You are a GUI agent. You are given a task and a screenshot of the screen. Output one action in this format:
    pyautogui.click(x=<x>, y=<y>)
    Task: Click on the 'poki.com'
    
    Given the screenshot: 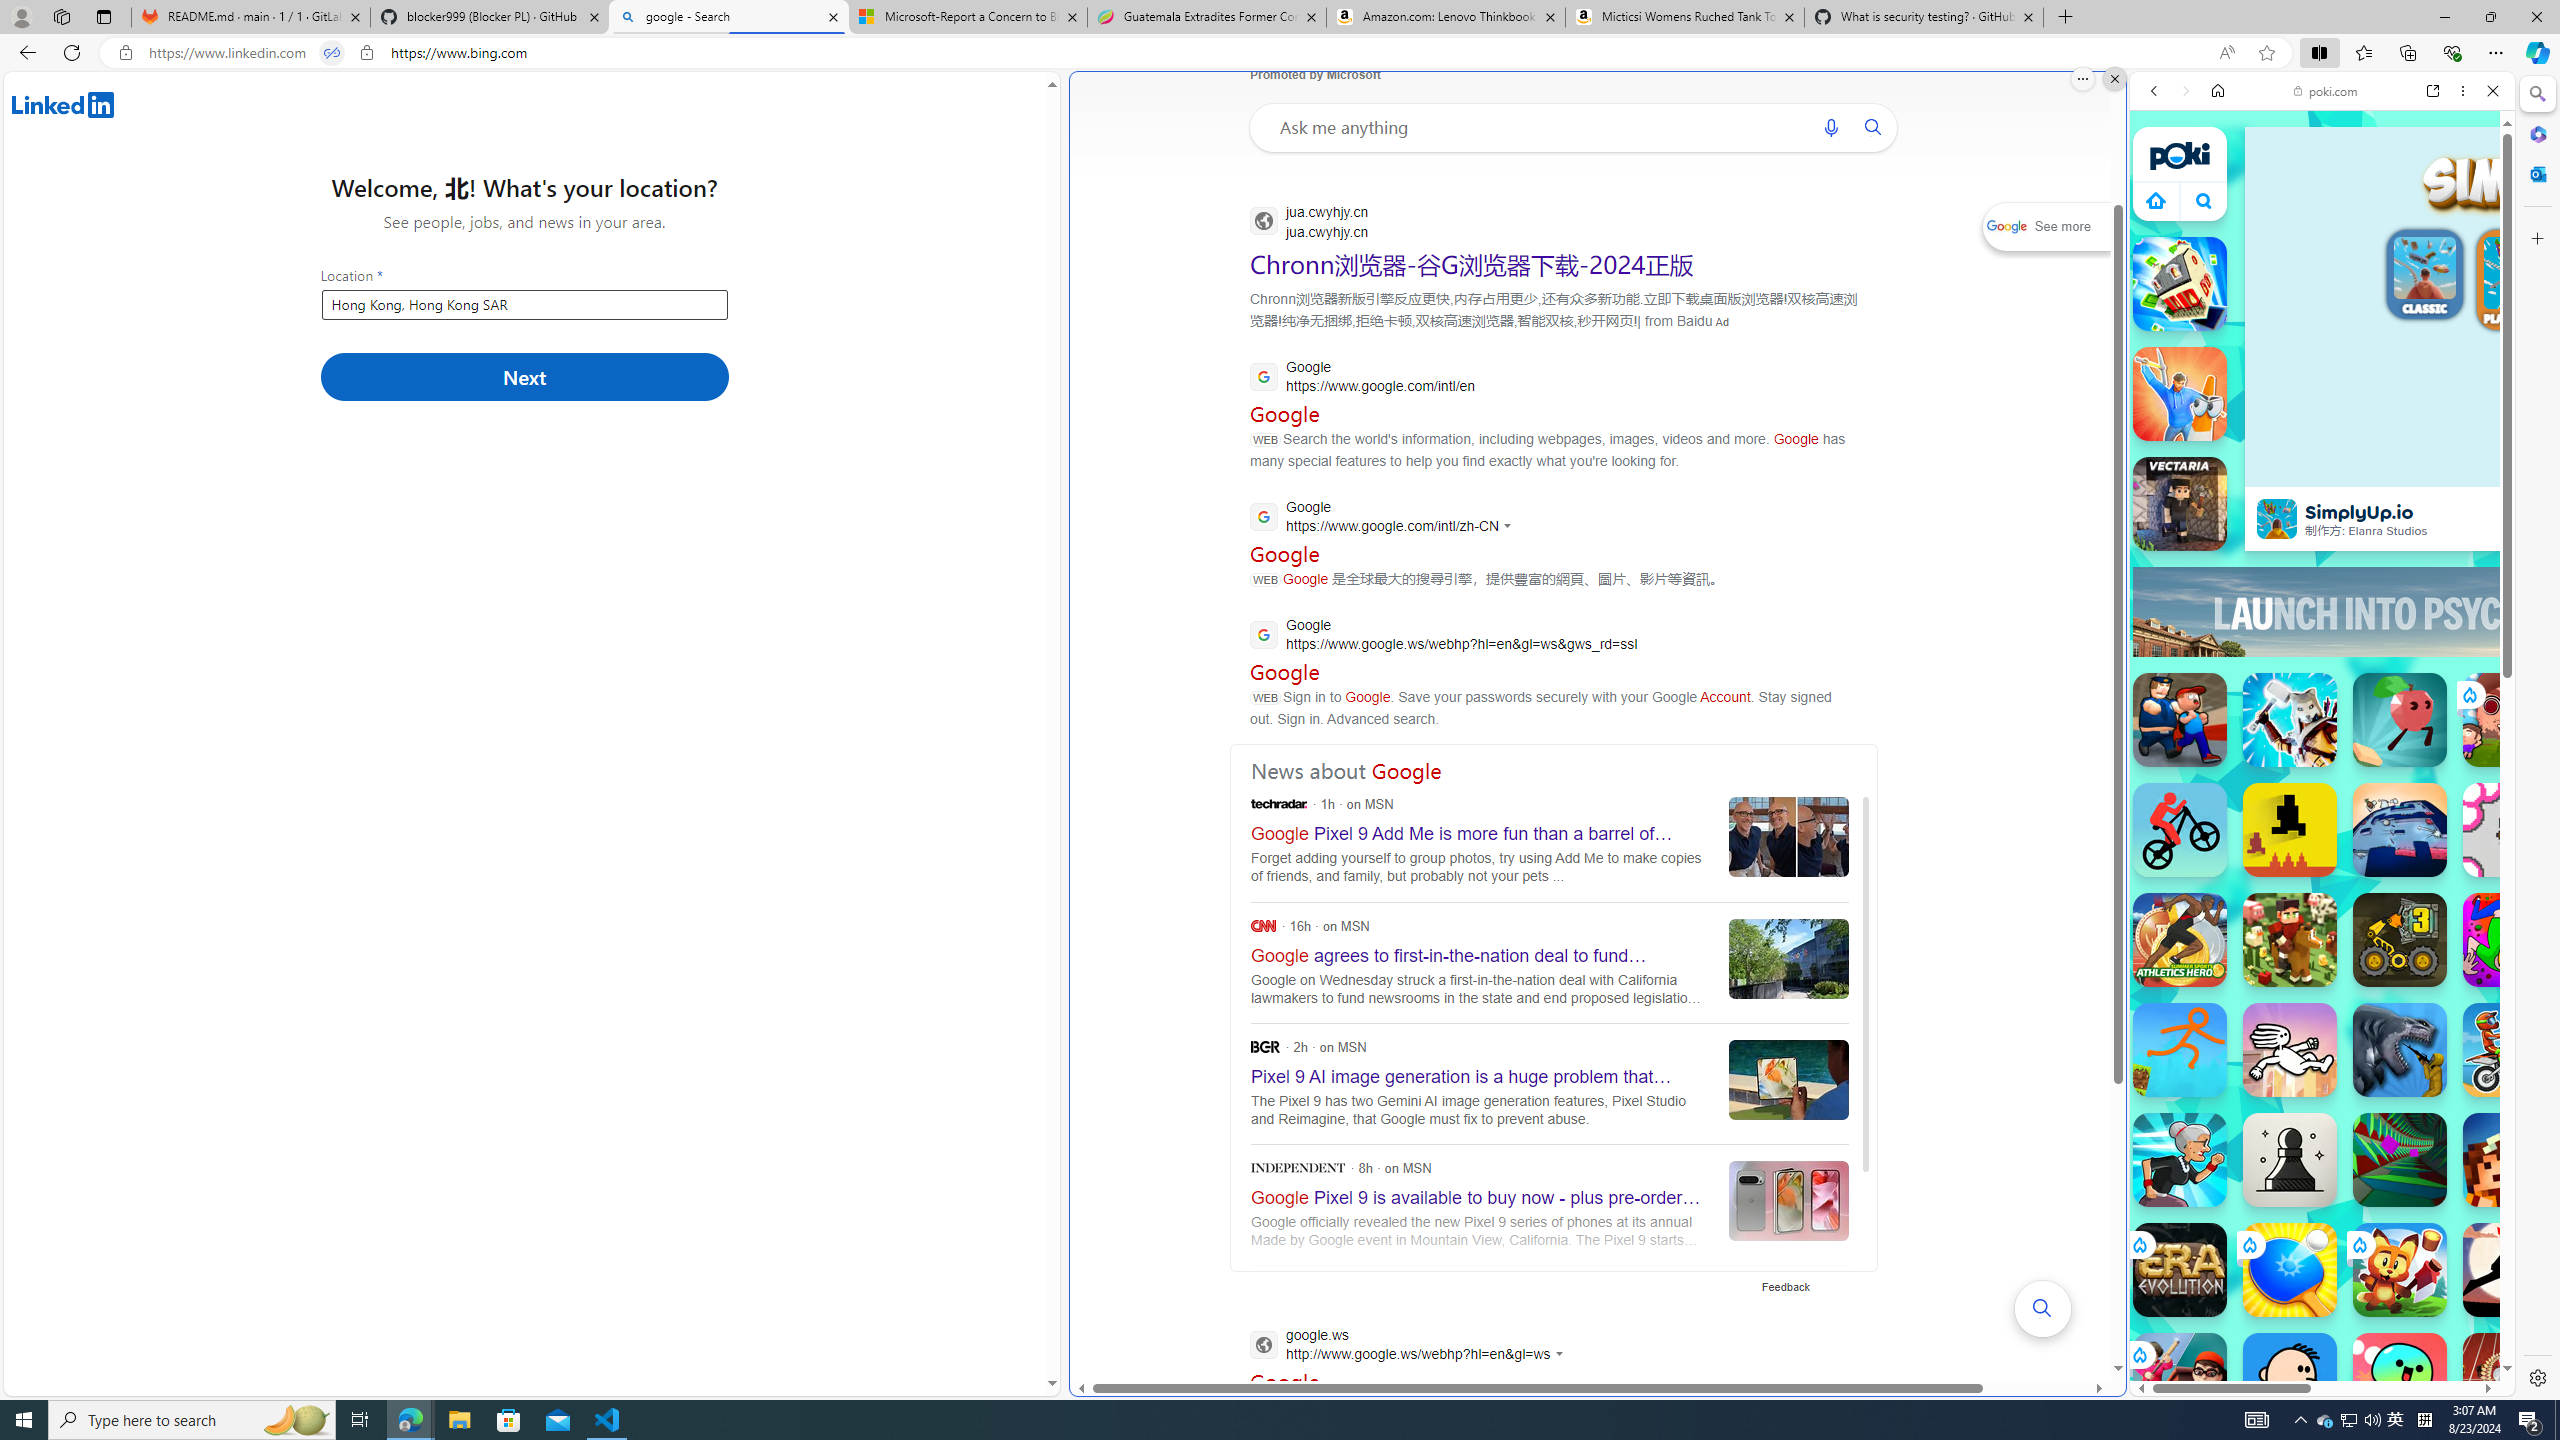 What is the action you would take?
    pyautogui.click(x=2324, y=91)
    